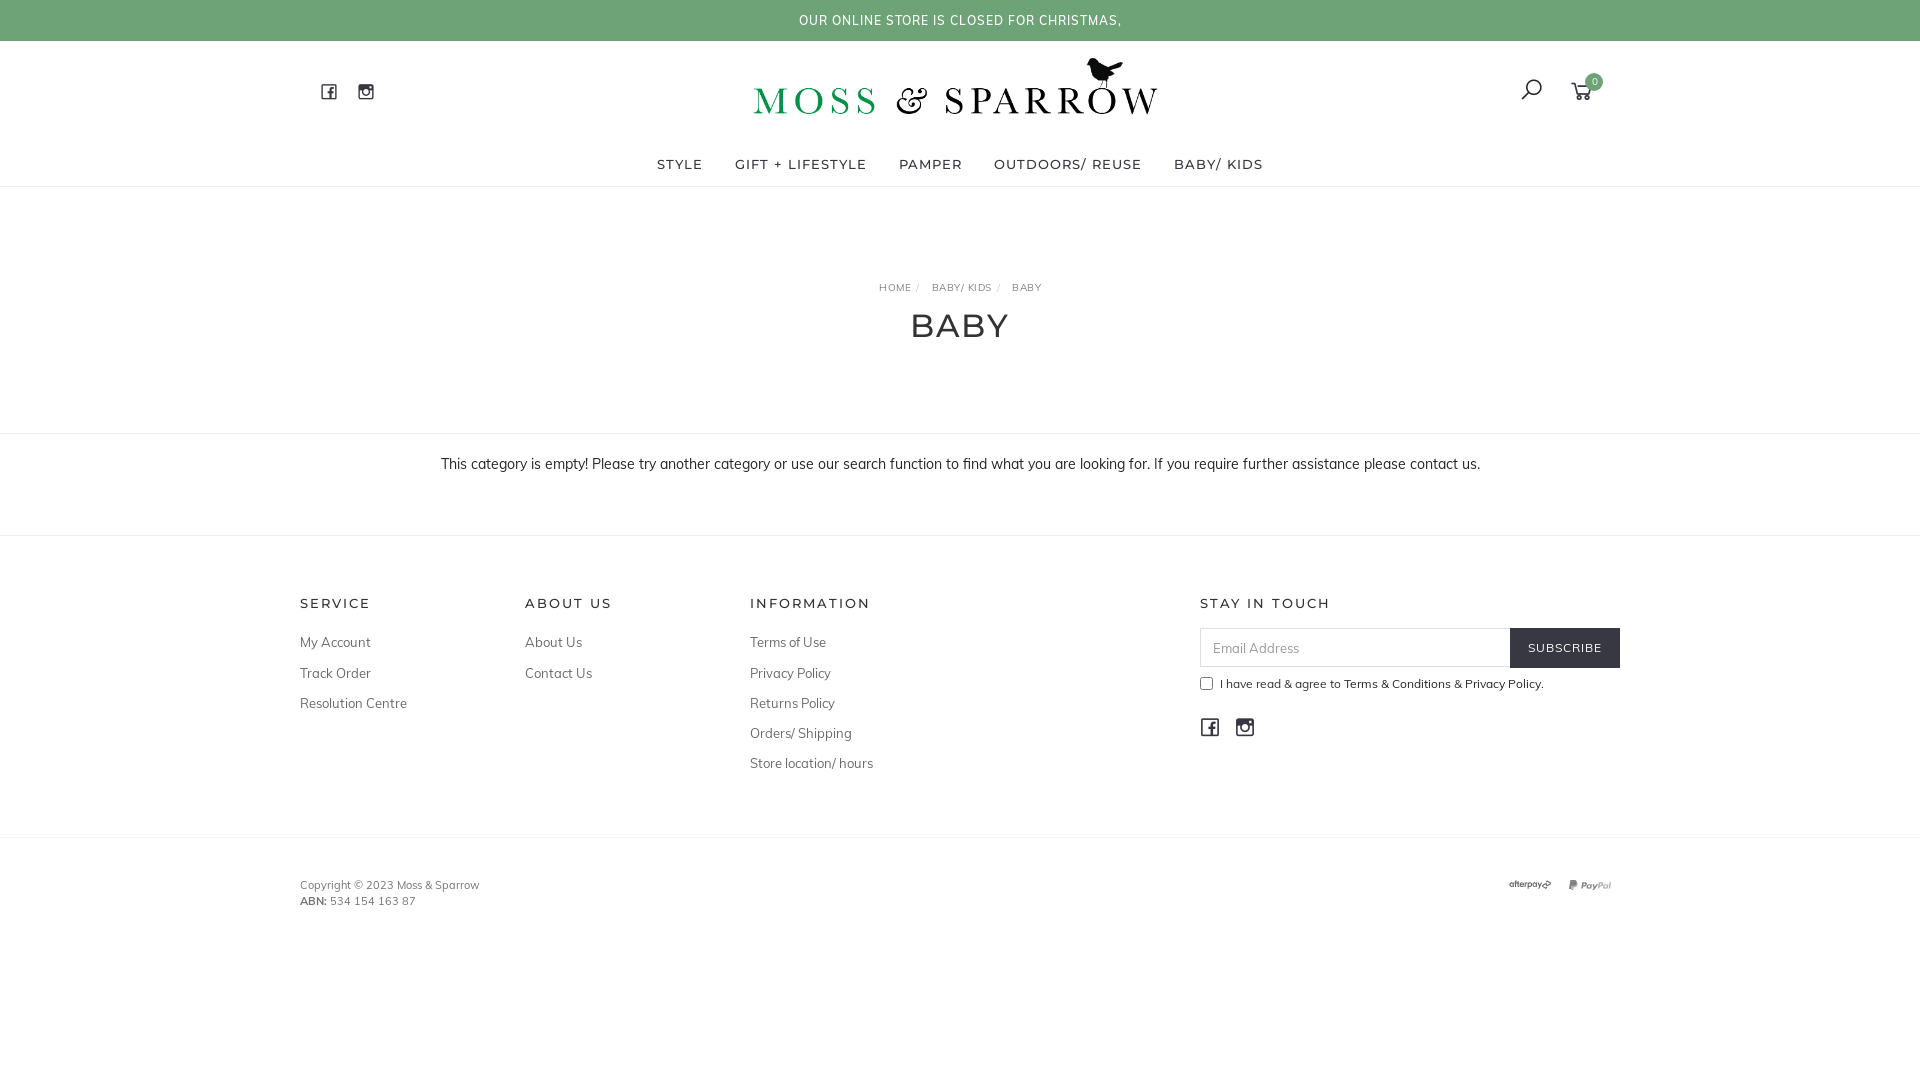  I want to click on 'OUR ONLINE STORE IS CLOSED FOR CHRISTMAS,', so click(958, 20).